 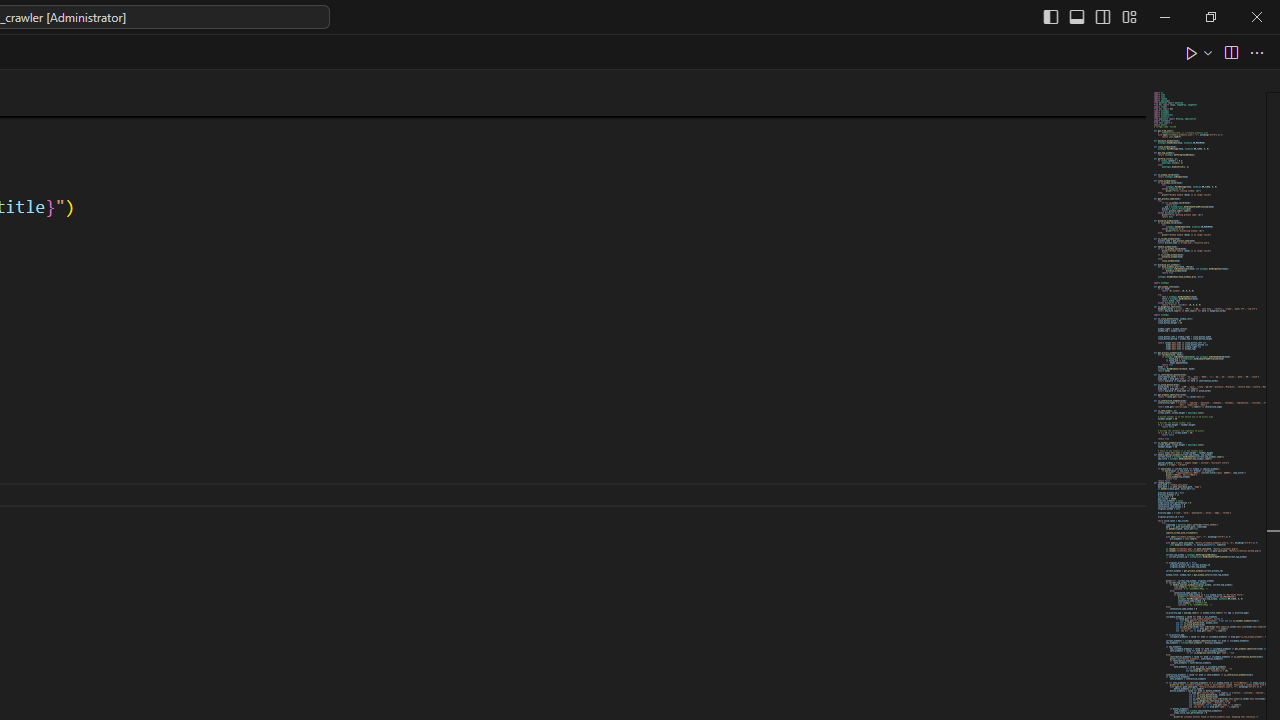 What do you see at coordinates (1076, 16) in the screenshot?
I see `'Toggle Panel (Ctrl+J)'` at bounding box center [1076, 16].